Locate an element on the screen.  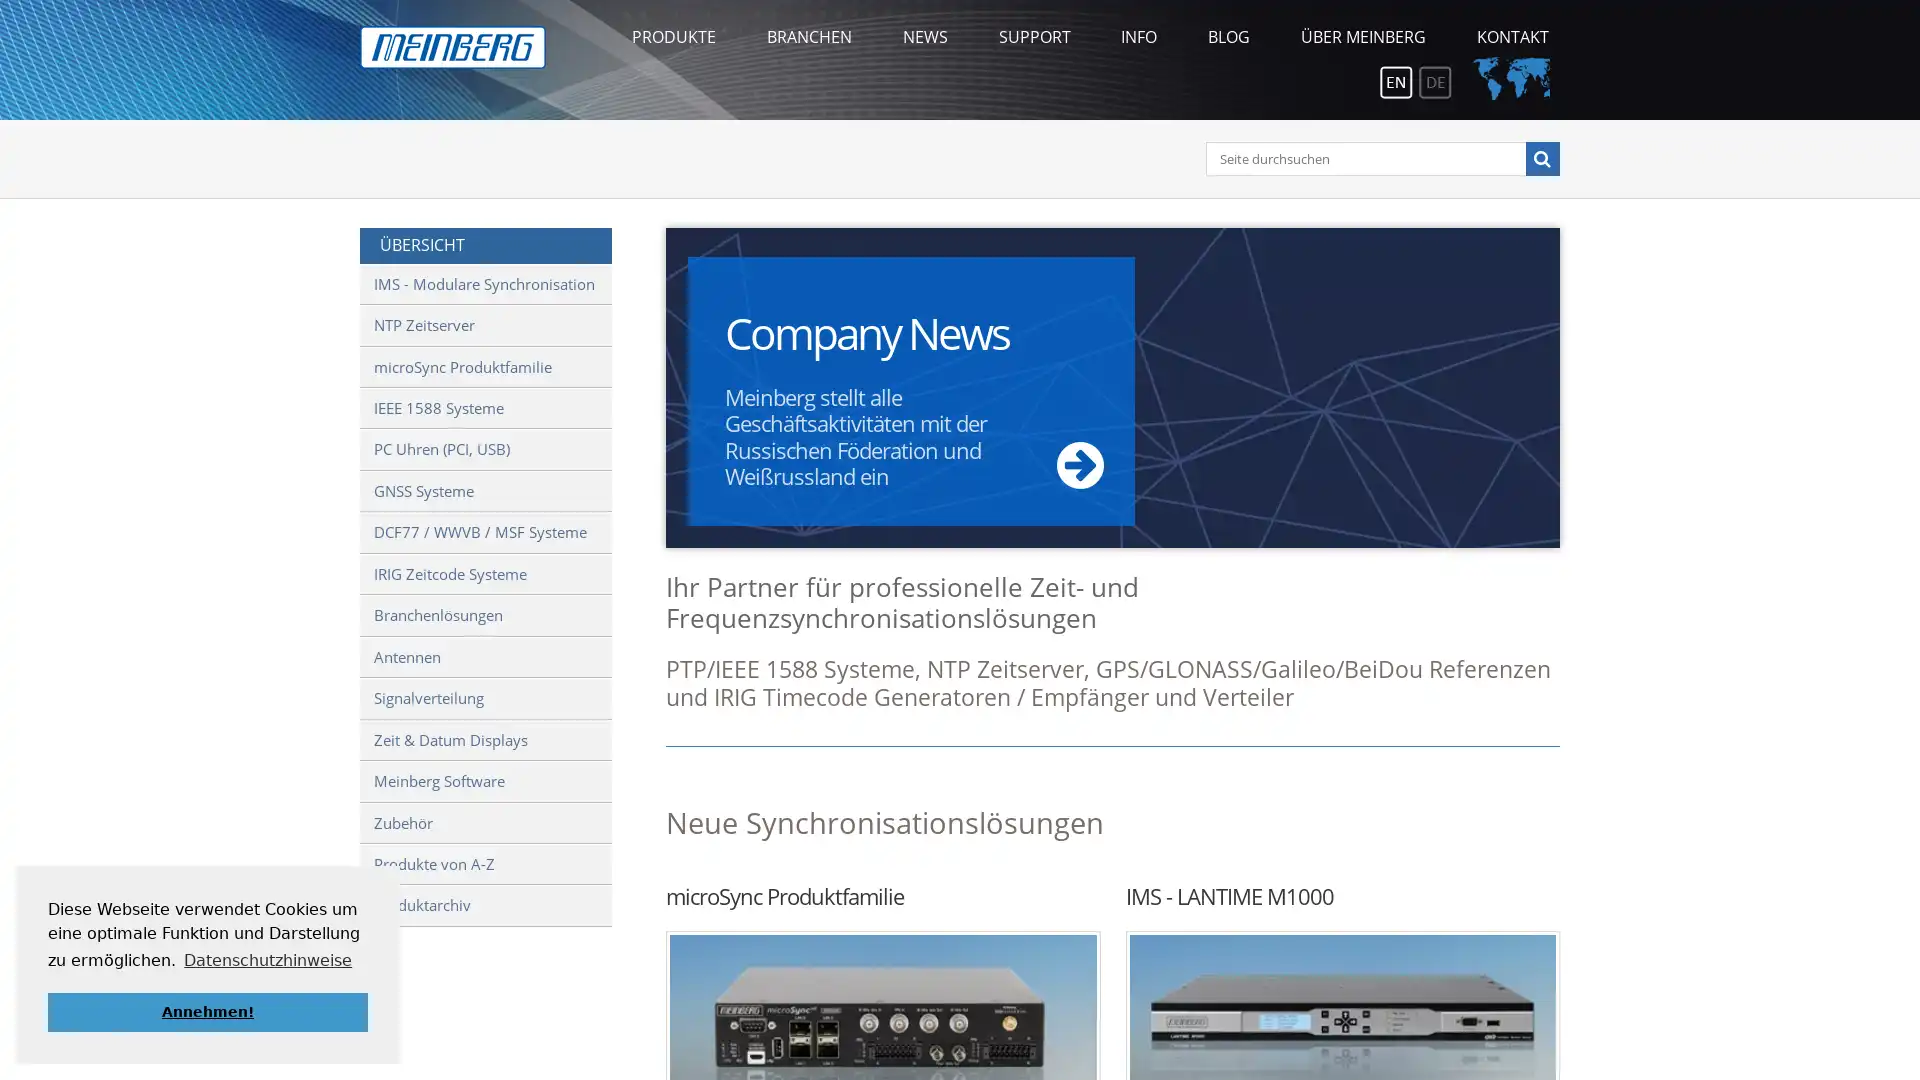
dismiss cookie message is located at coordinates (207, 1011).